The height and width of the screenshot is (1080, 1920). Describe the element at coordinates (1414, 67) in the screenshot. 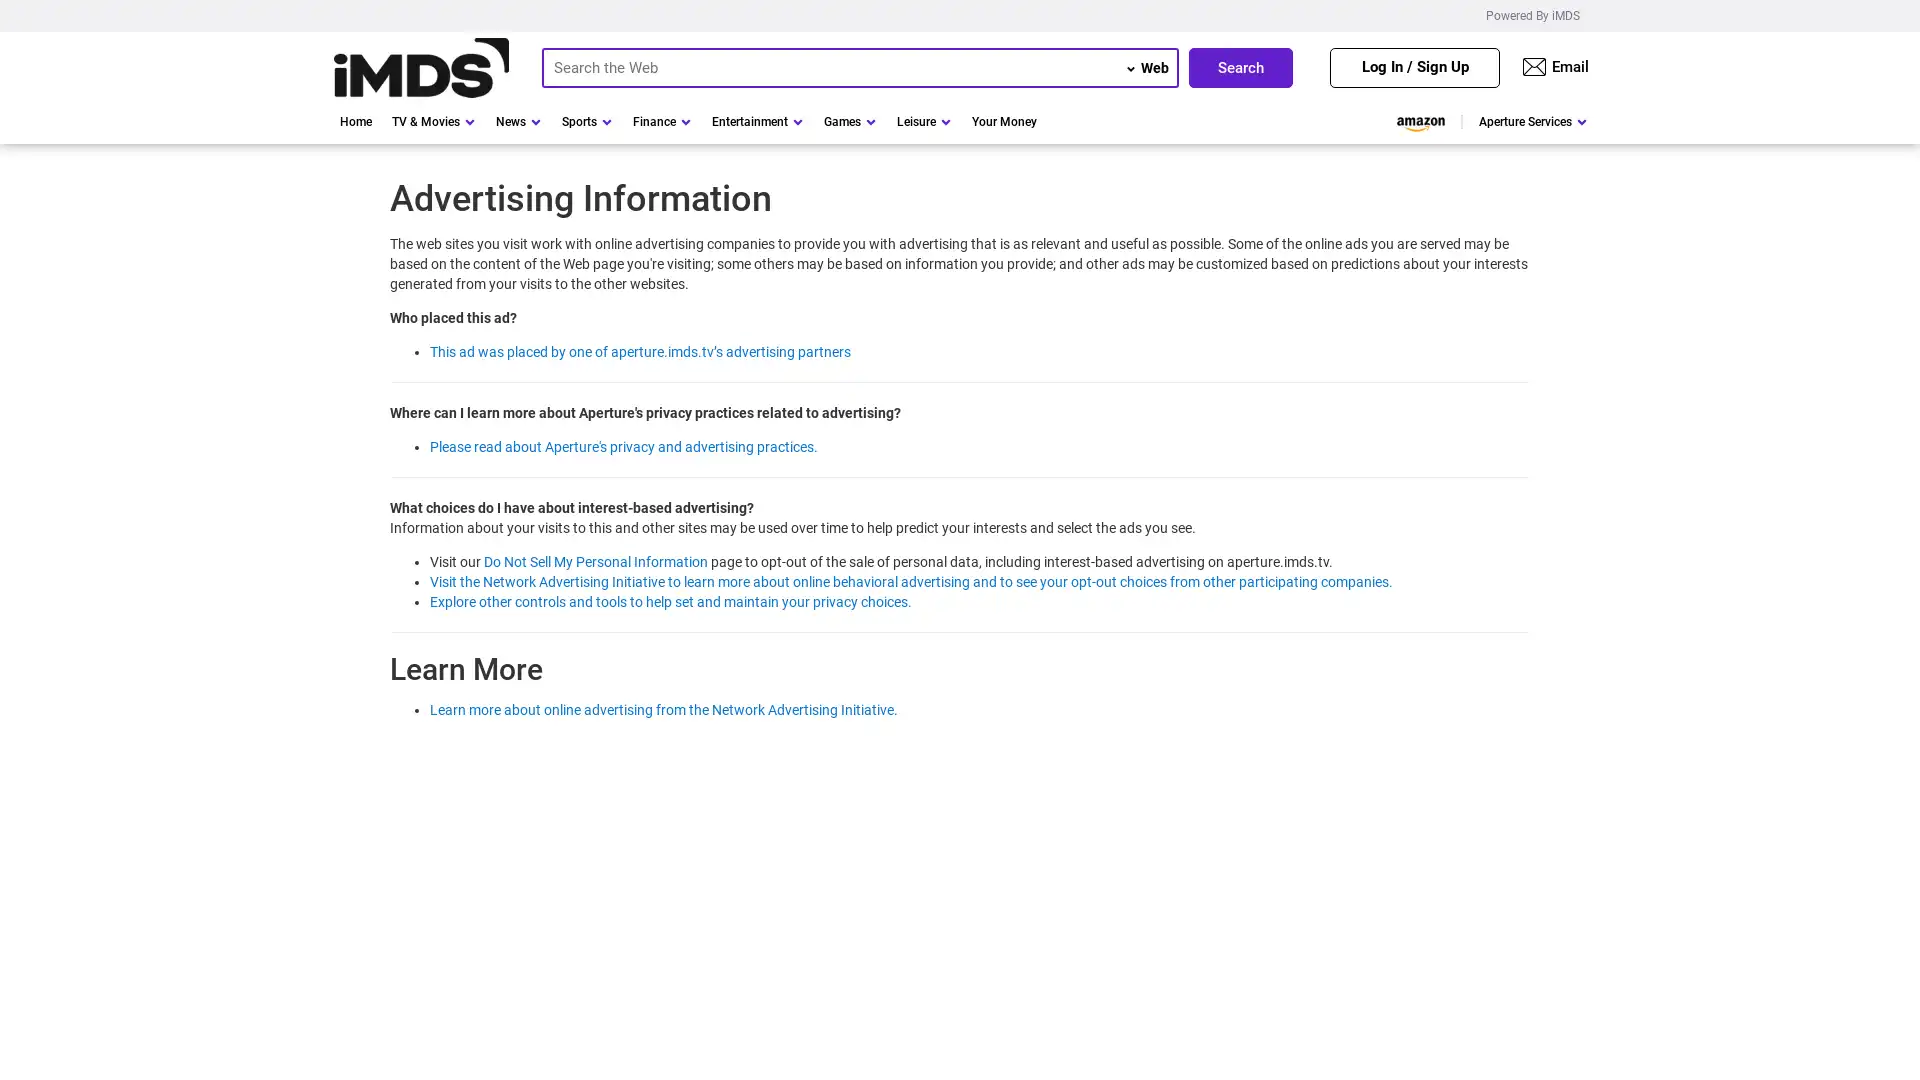

I see `Log In / Sign Up` at that location.